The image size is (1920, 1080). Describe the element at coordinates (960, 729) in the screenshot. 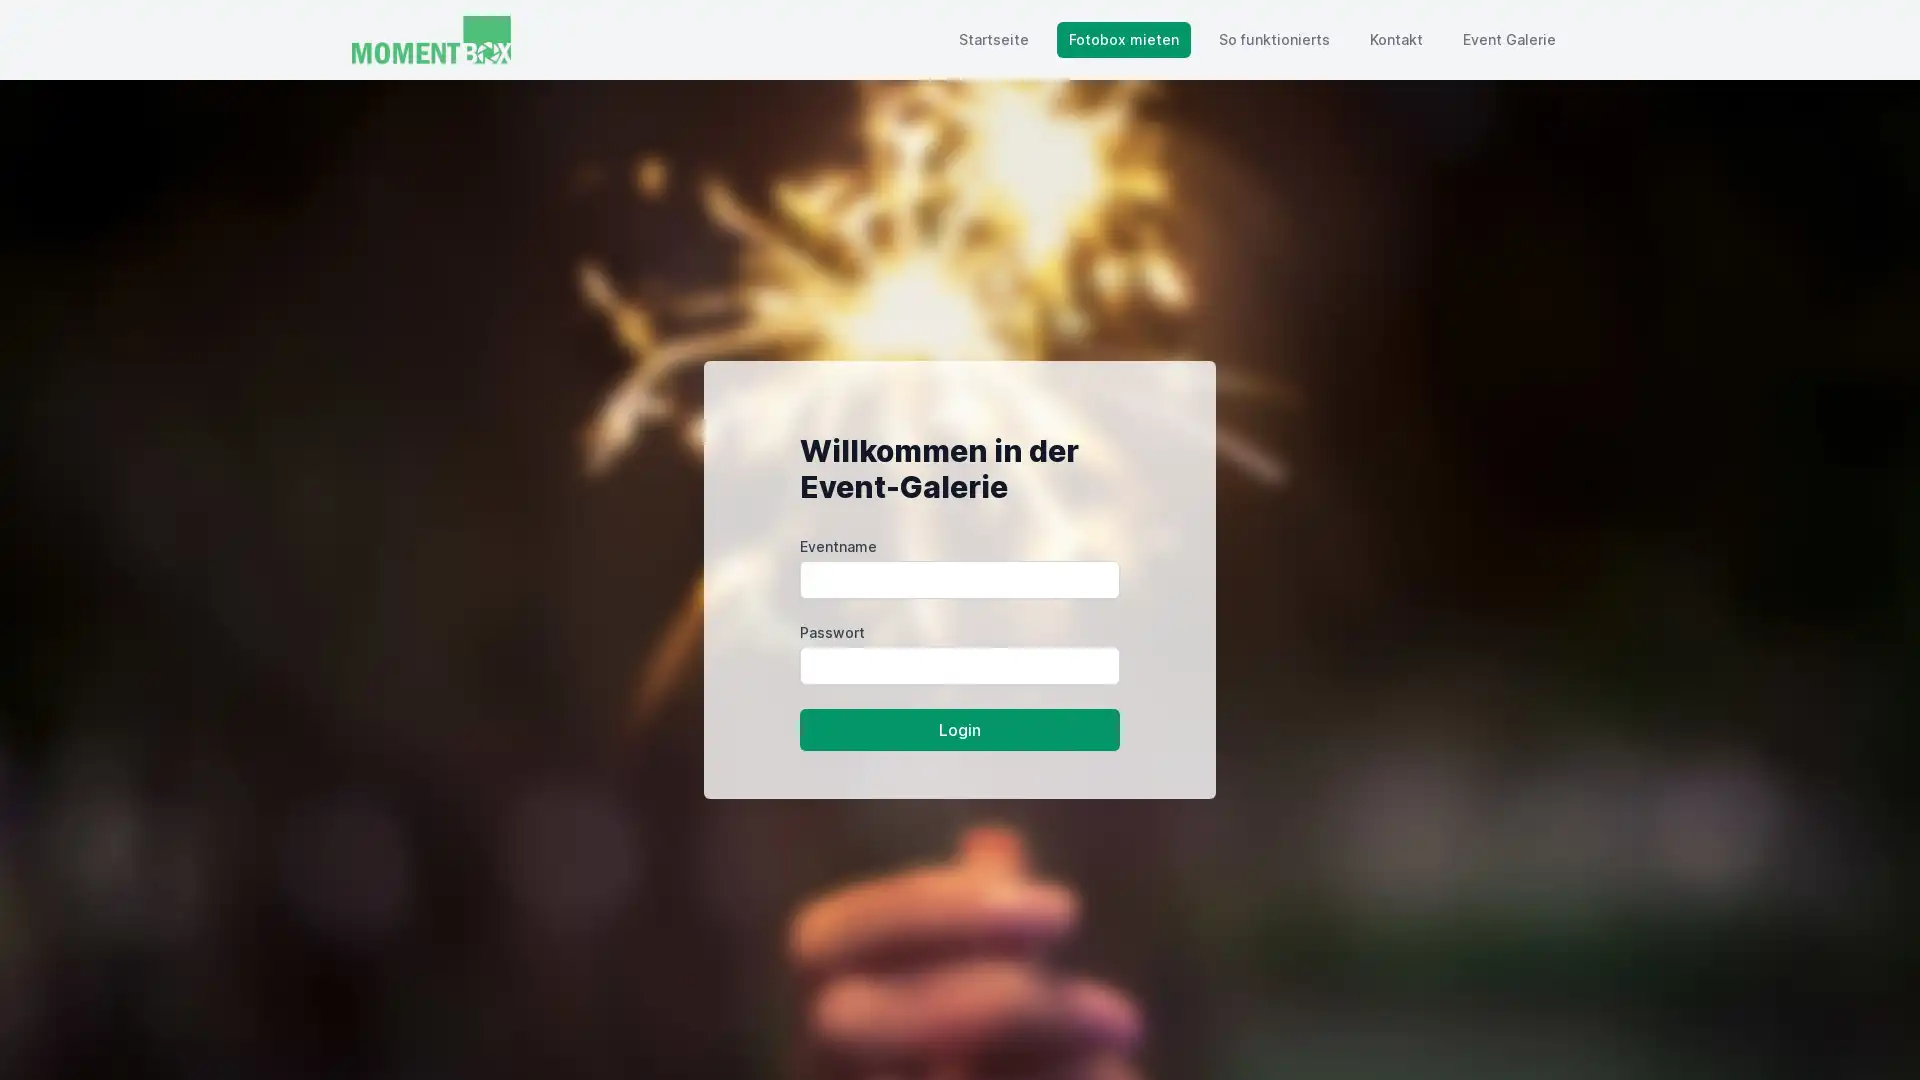

I see `Login` at that location.